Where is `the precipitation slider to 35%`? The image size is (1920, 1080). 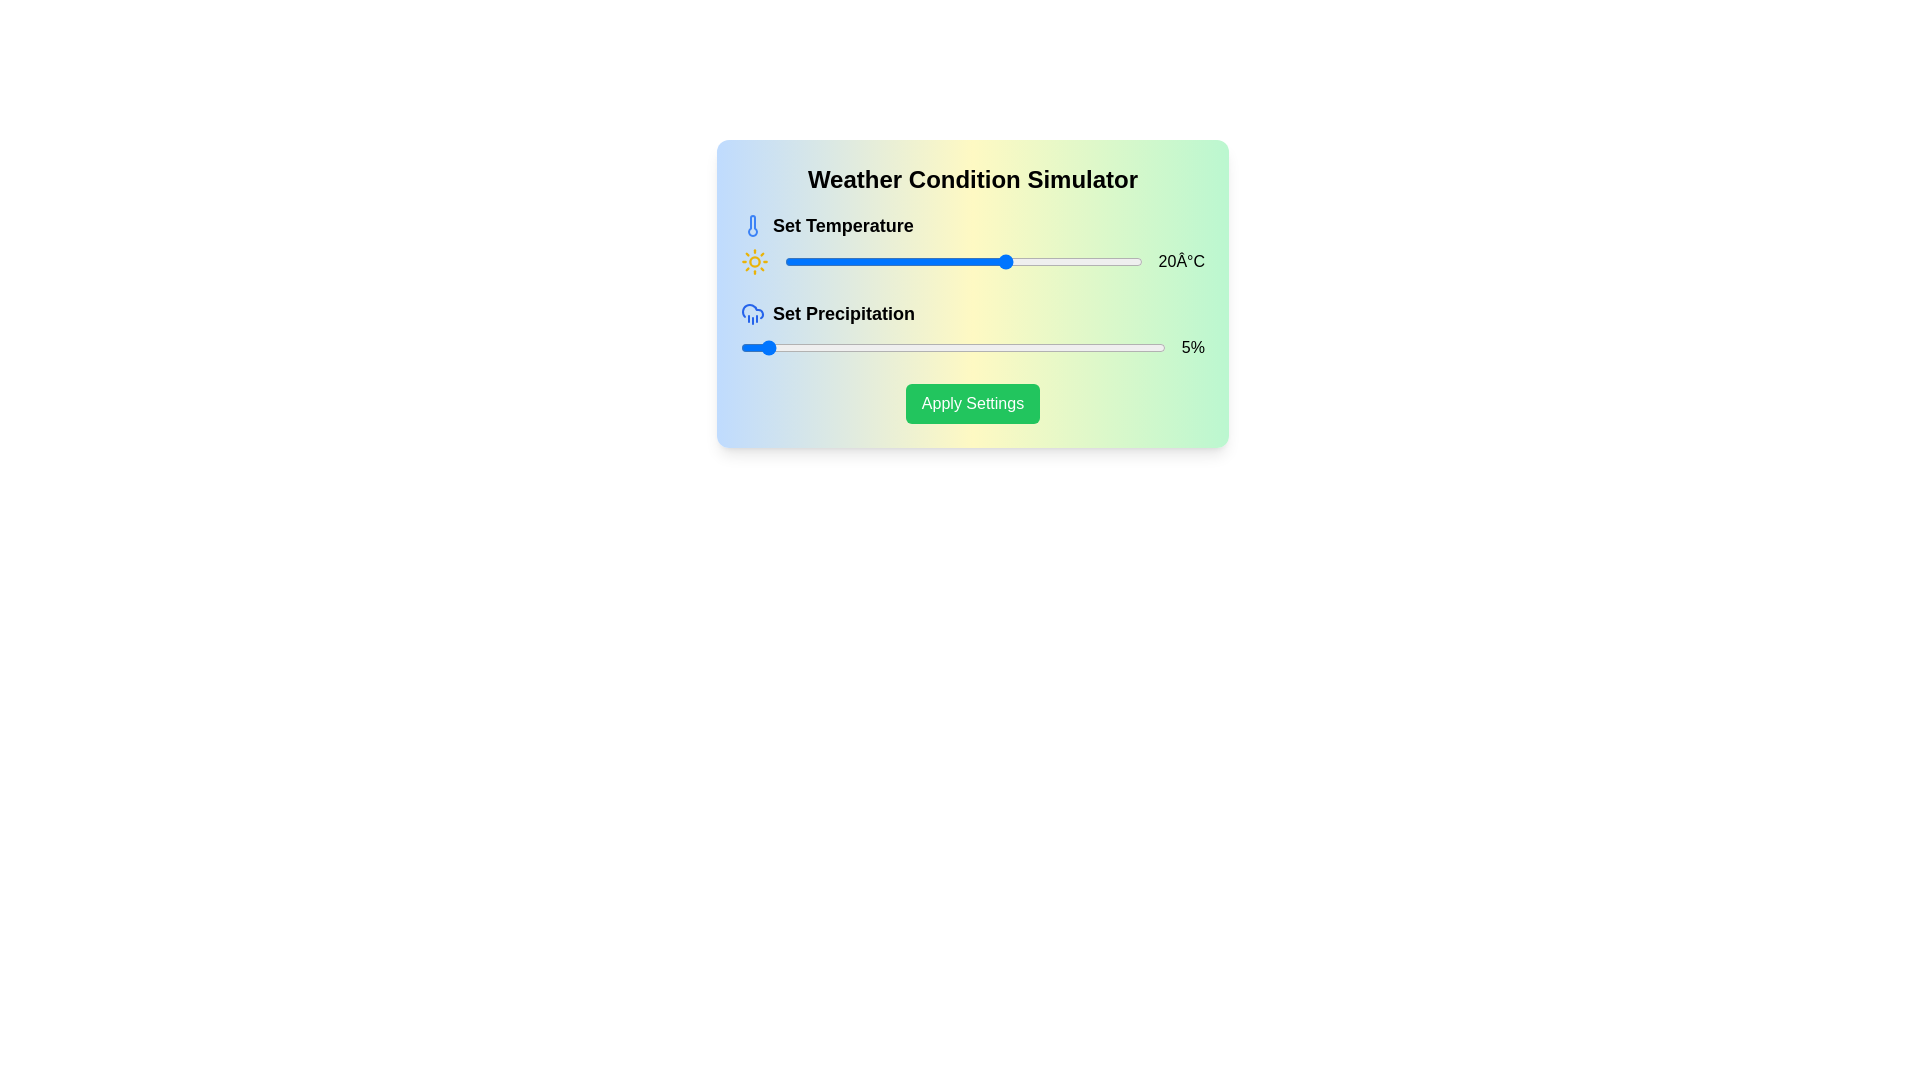 the precipitation slider to 35% is located at coordinates (888, 346).